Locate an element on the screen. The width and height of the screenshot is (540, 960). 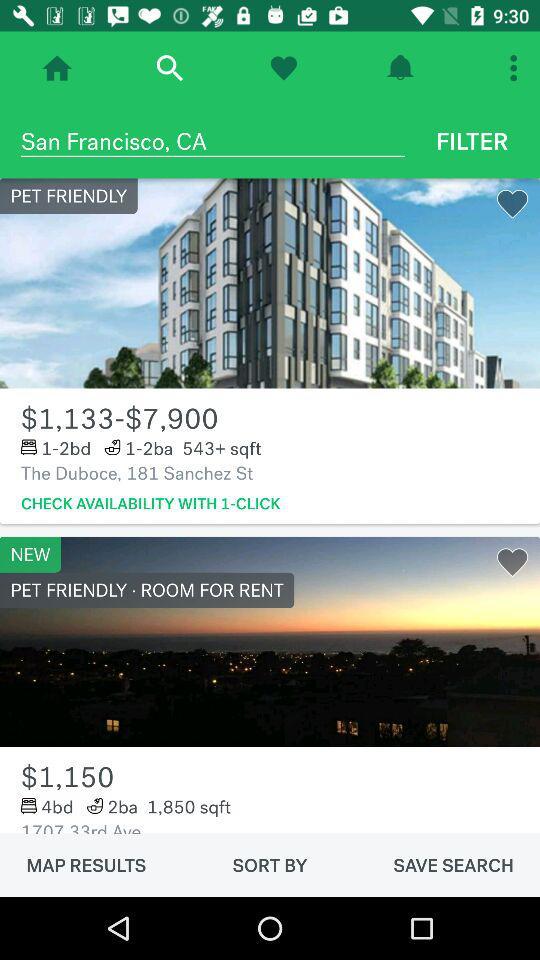
show favorite property is located at coordinates (282, 68).